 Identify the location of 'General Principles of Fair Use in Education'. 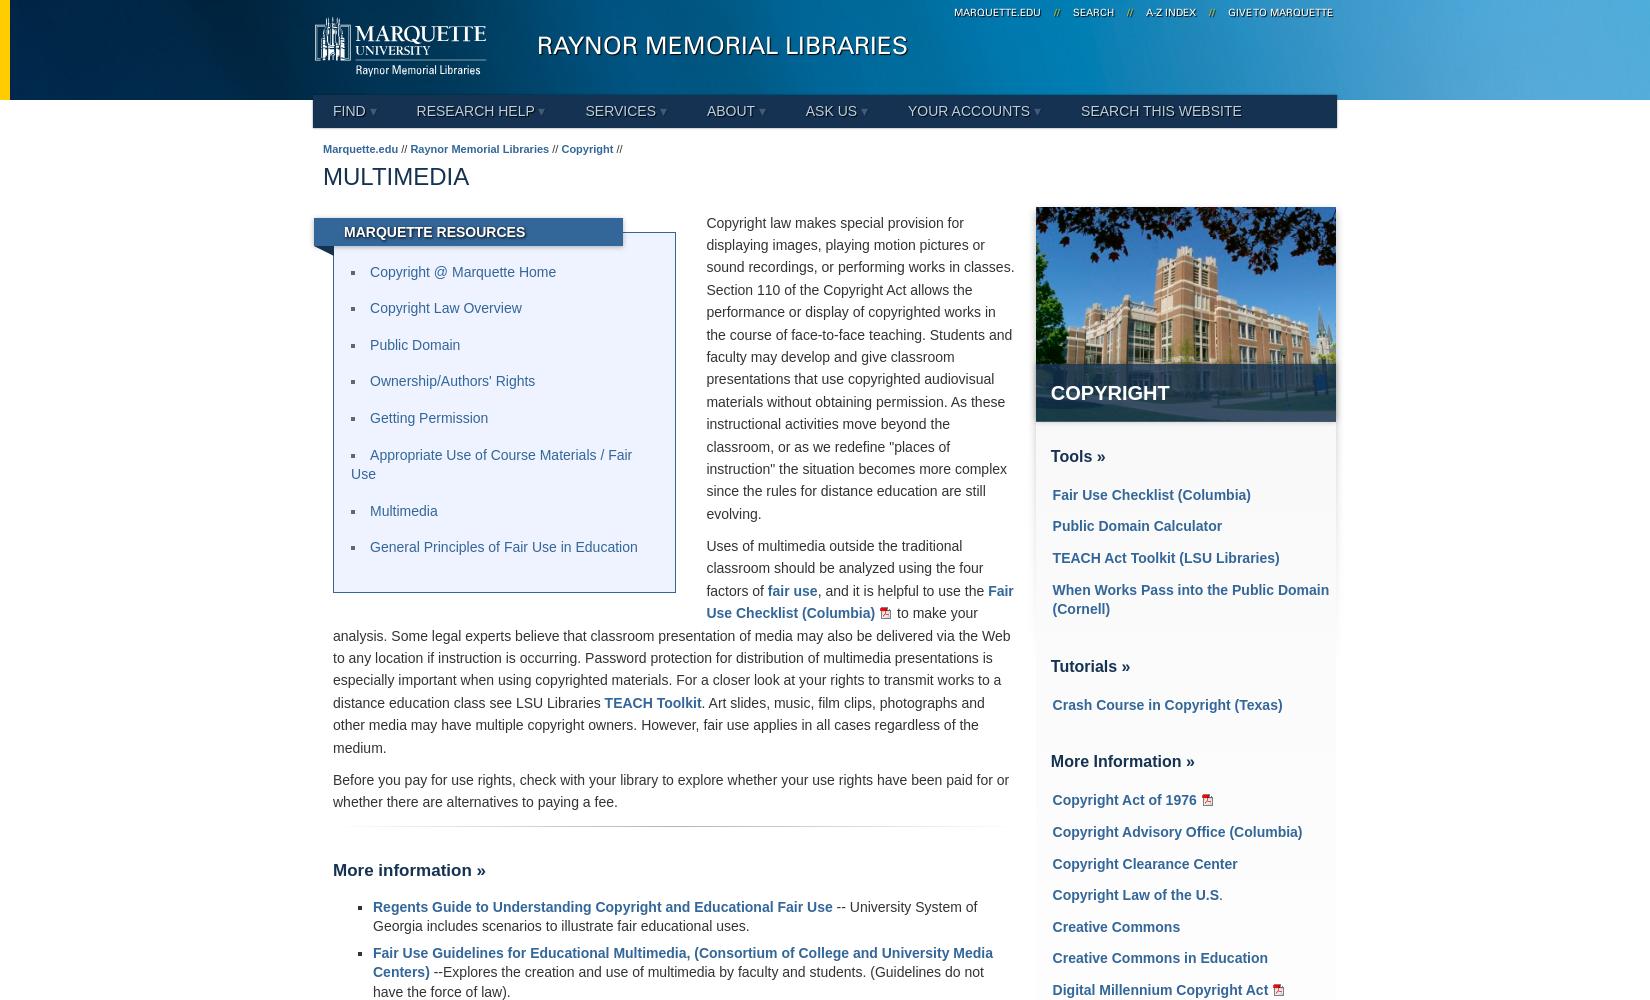
(369, 547).